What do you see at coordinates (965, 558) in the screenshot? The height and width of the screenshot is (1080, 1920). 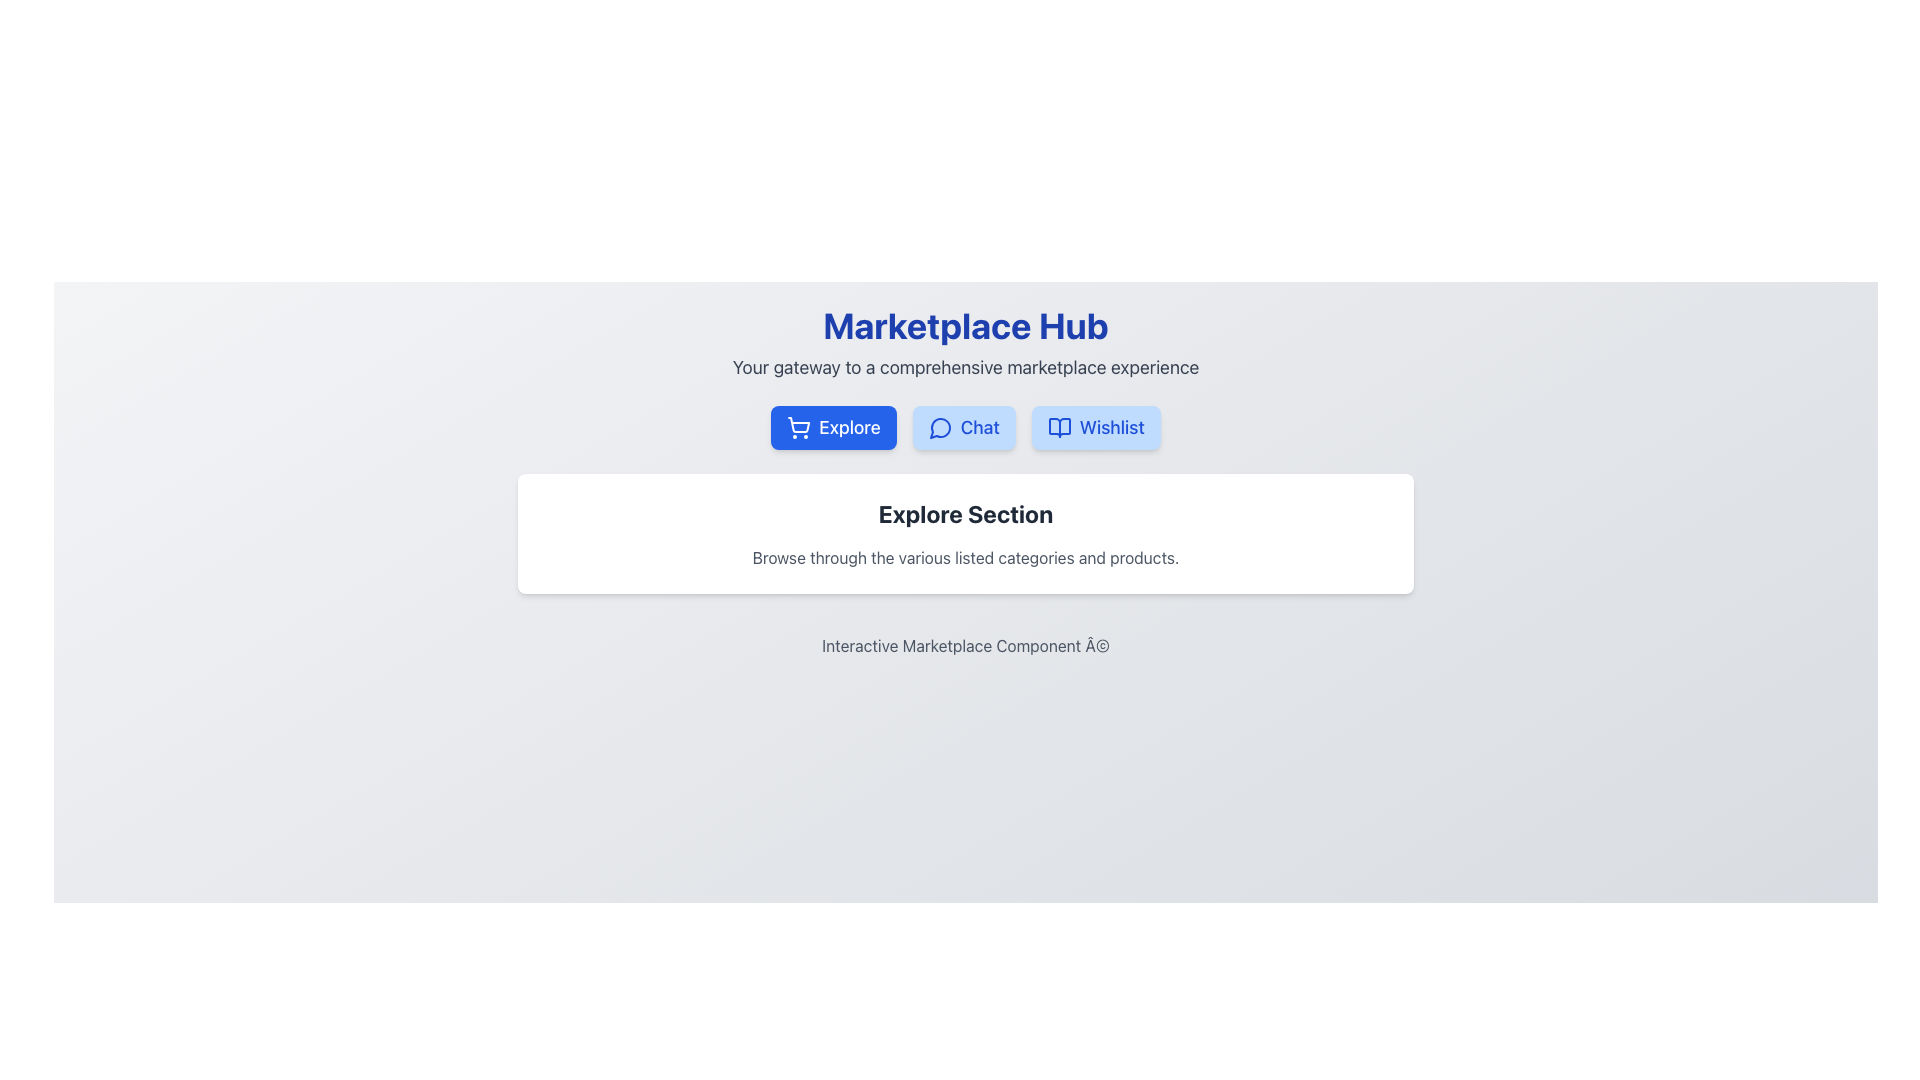 I see `static text block styled in gray color that is positioned immediately below the 'Explore Section' title, which contains the content: 'Browse through the various listed categories and products.'` at bounding box center [965, 558].